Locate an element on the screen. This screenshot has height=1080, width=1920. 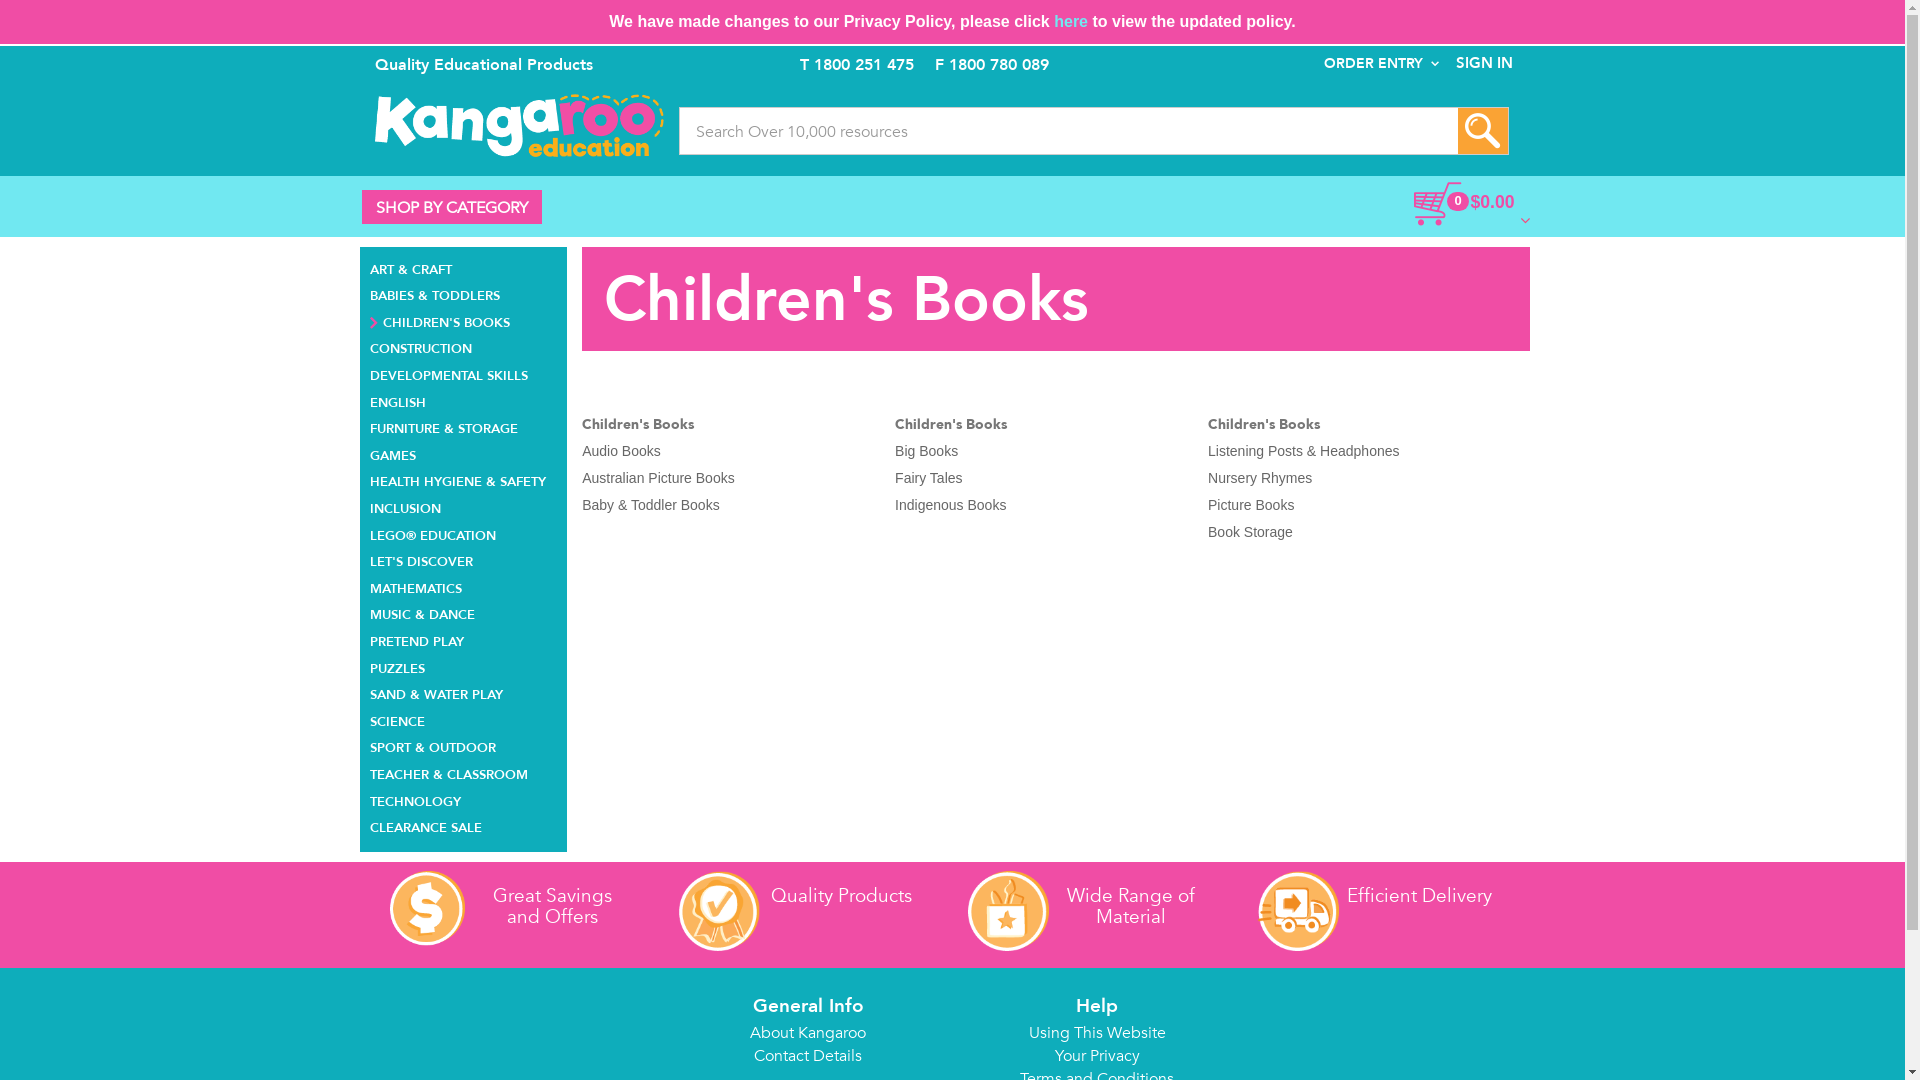
'About Kangaroo' is located at coordinates (807, 1033).